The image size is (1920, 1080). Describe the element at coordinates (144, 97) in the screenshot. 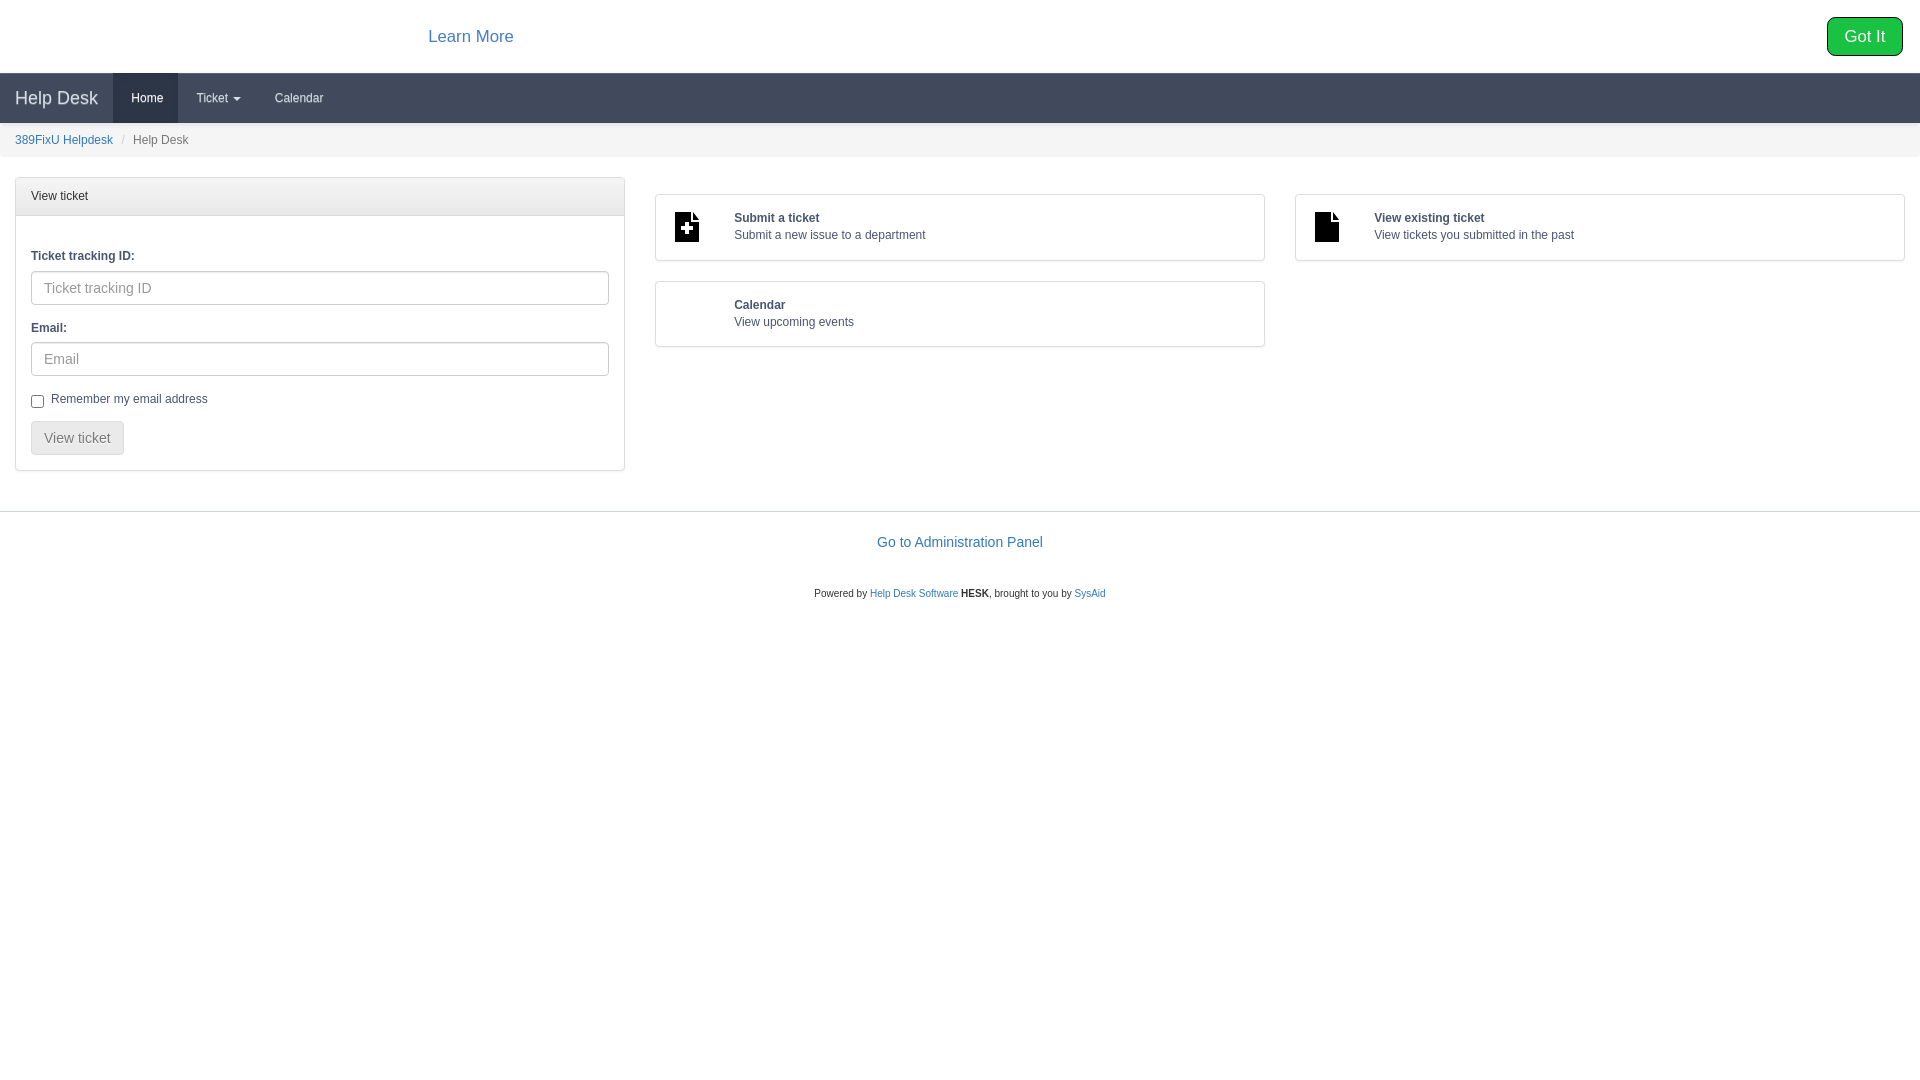

I see `' Home'` at that location.